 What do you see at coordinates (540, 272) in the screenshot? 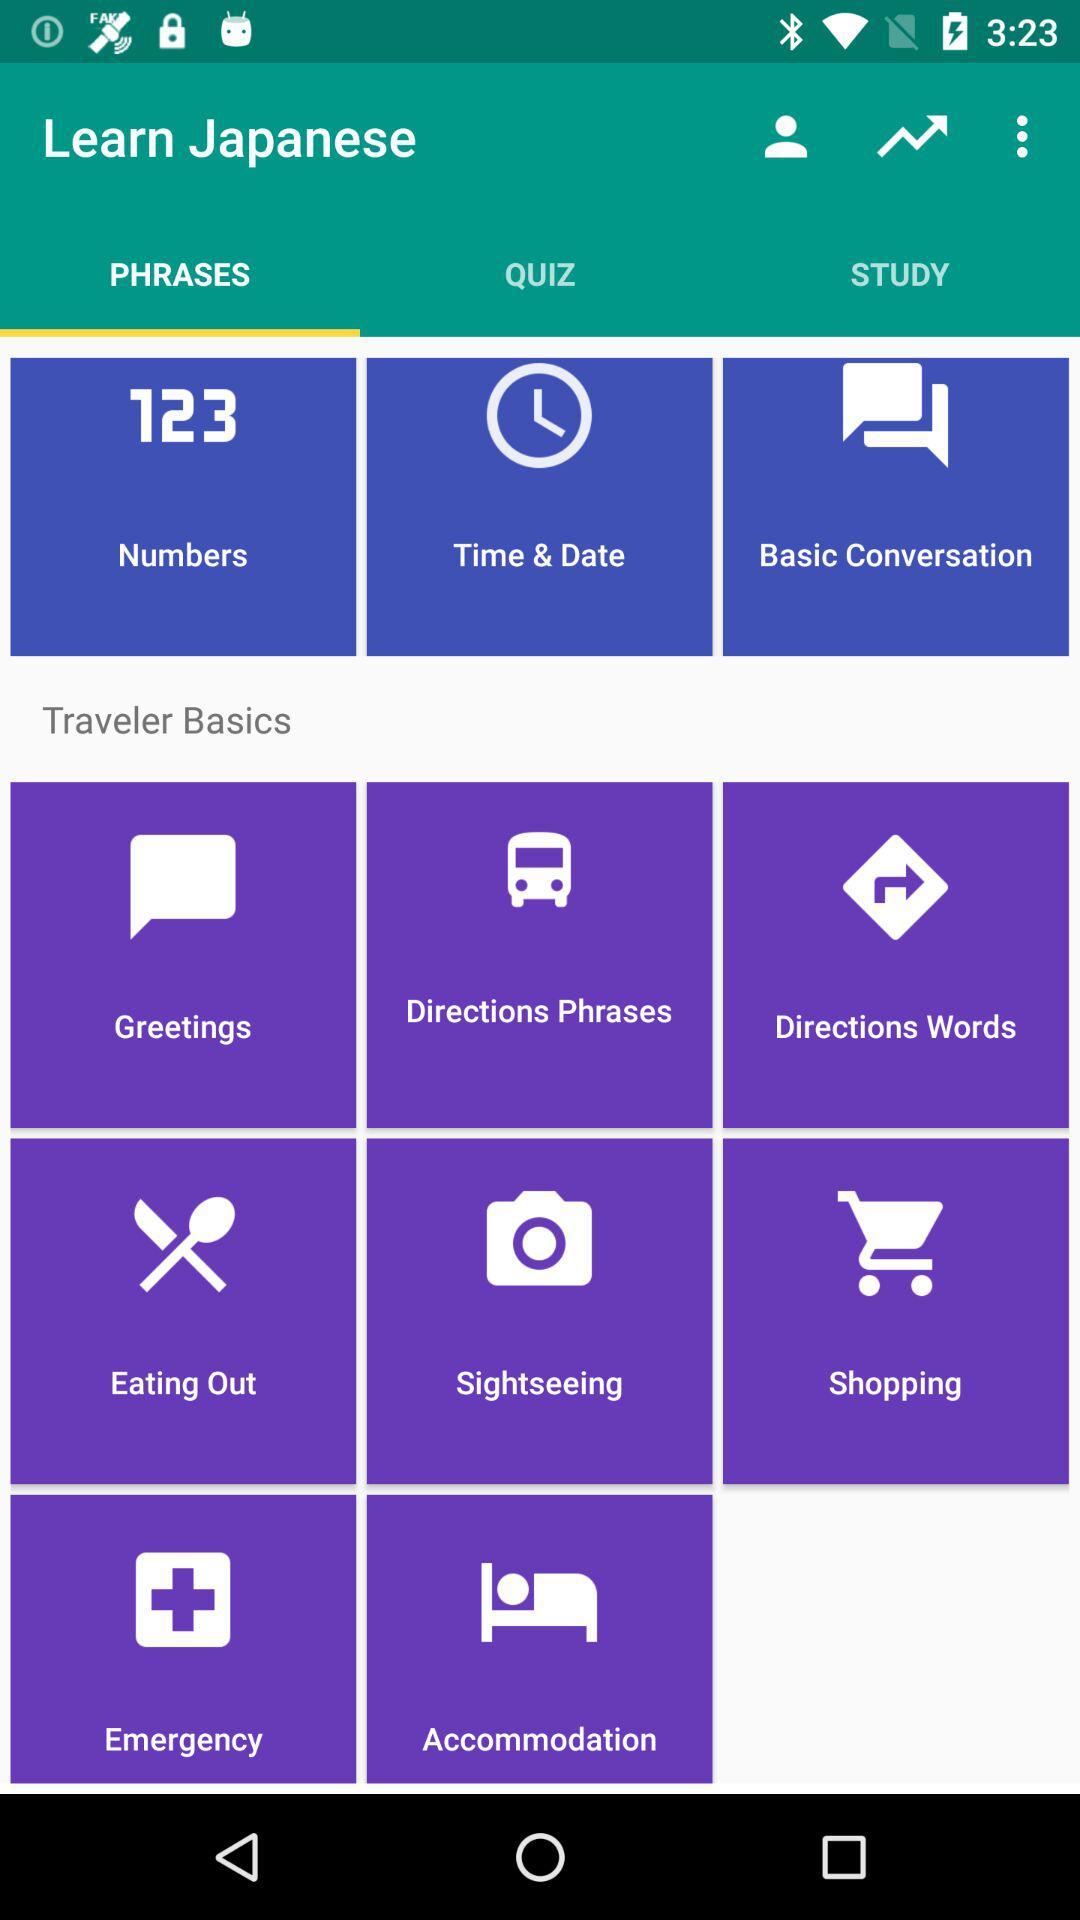
I see `item next to study app` at bounding box center [540, 272].